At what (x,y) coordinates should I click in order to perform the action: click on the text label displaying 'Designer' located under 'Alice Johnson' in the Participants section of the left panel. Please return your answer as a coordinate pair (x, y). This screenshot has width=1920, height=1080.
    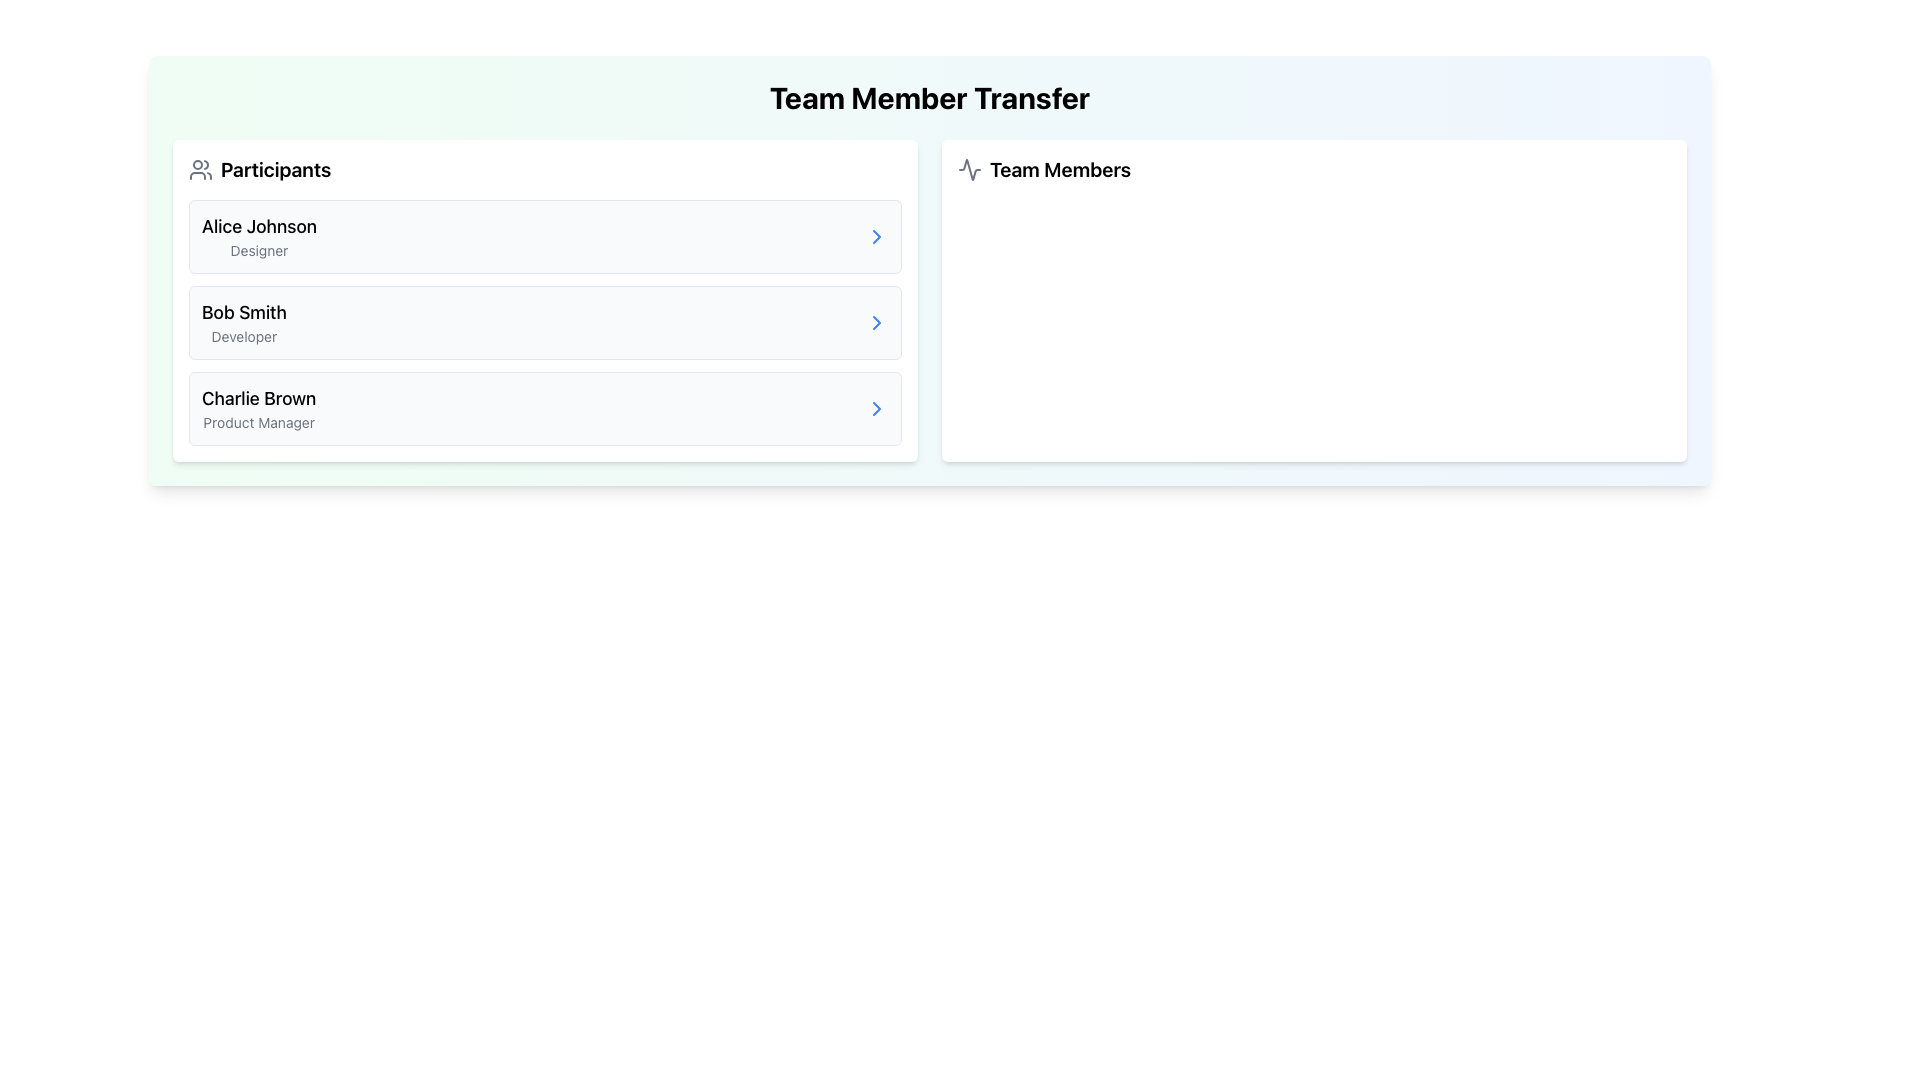
    Looking at the image, I should click on (258, 249).